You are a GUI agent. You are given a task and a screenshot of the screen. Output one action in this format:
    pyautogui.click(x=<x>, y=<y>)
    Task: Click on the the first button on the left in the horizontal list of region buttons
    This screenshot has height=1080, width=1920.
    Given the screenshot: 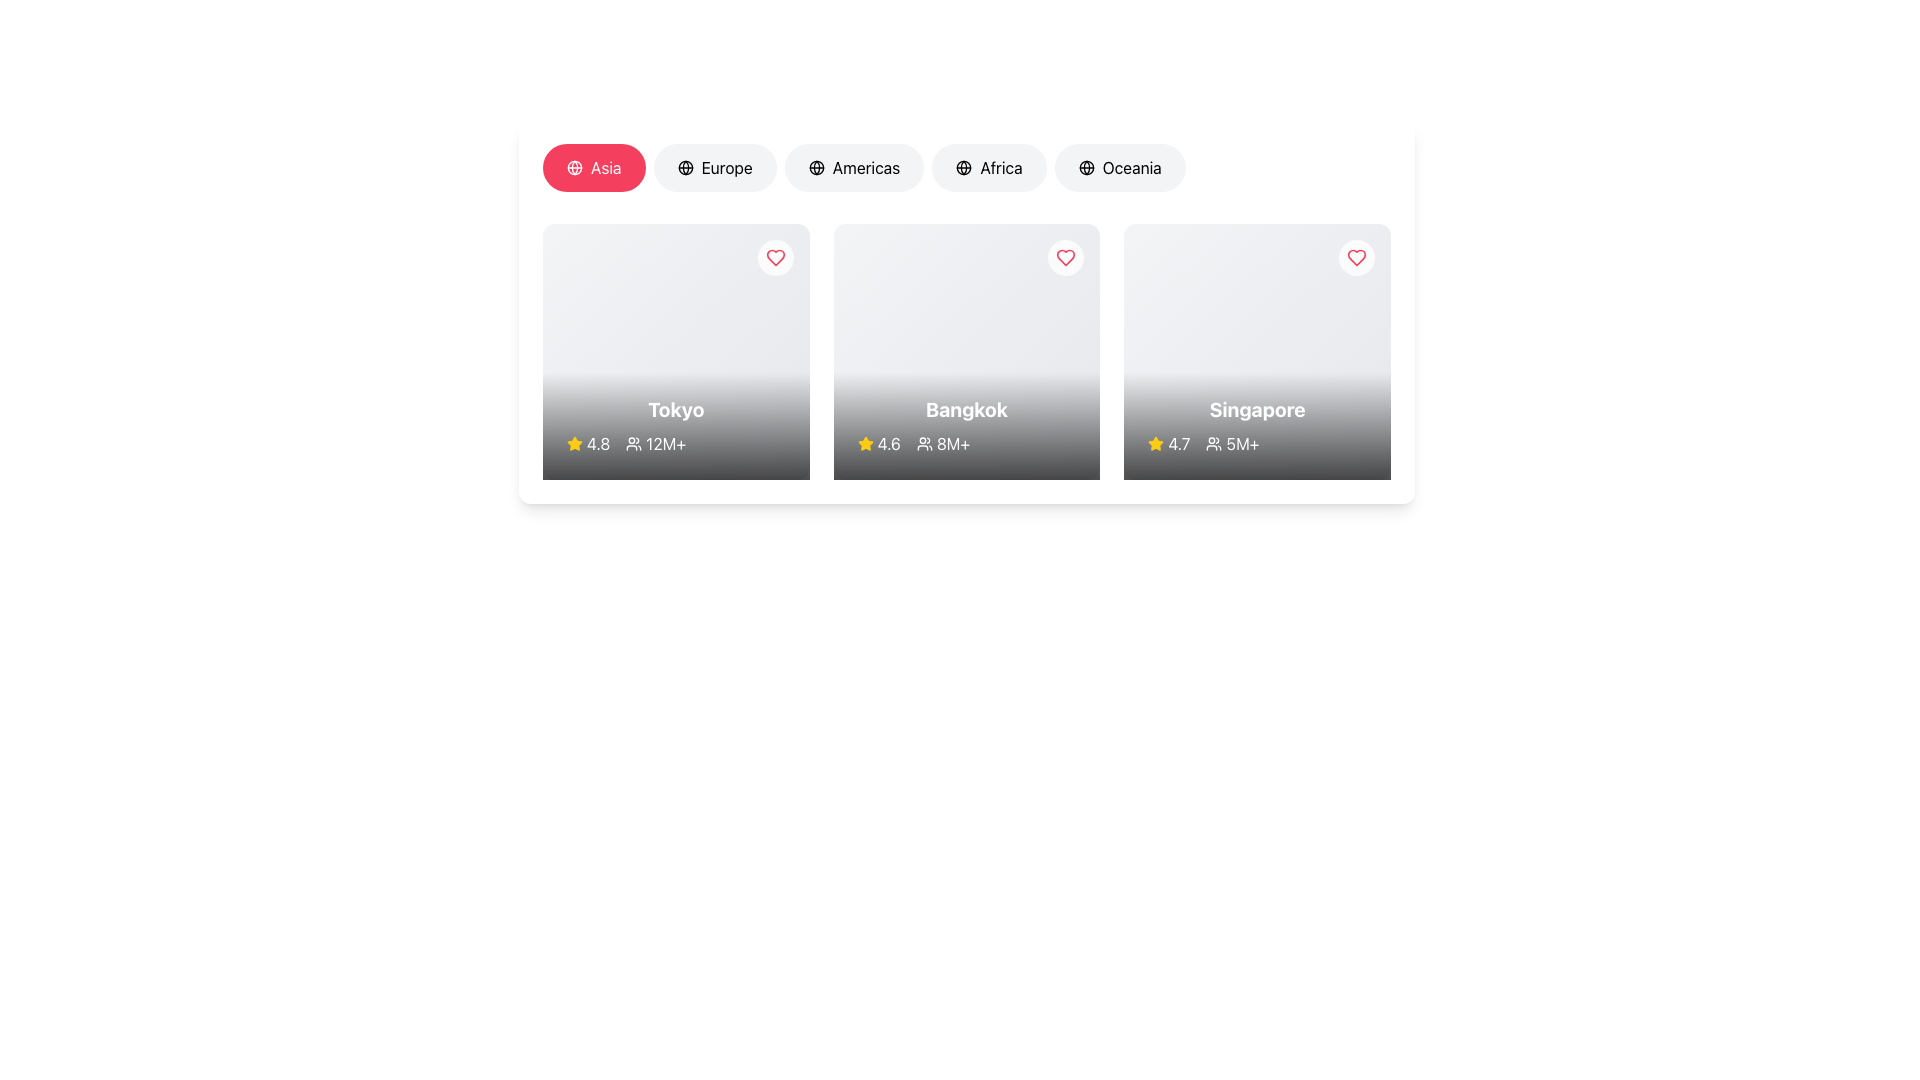 What is the action you would take?
    pyautogui.click(x=593, y=167)
    